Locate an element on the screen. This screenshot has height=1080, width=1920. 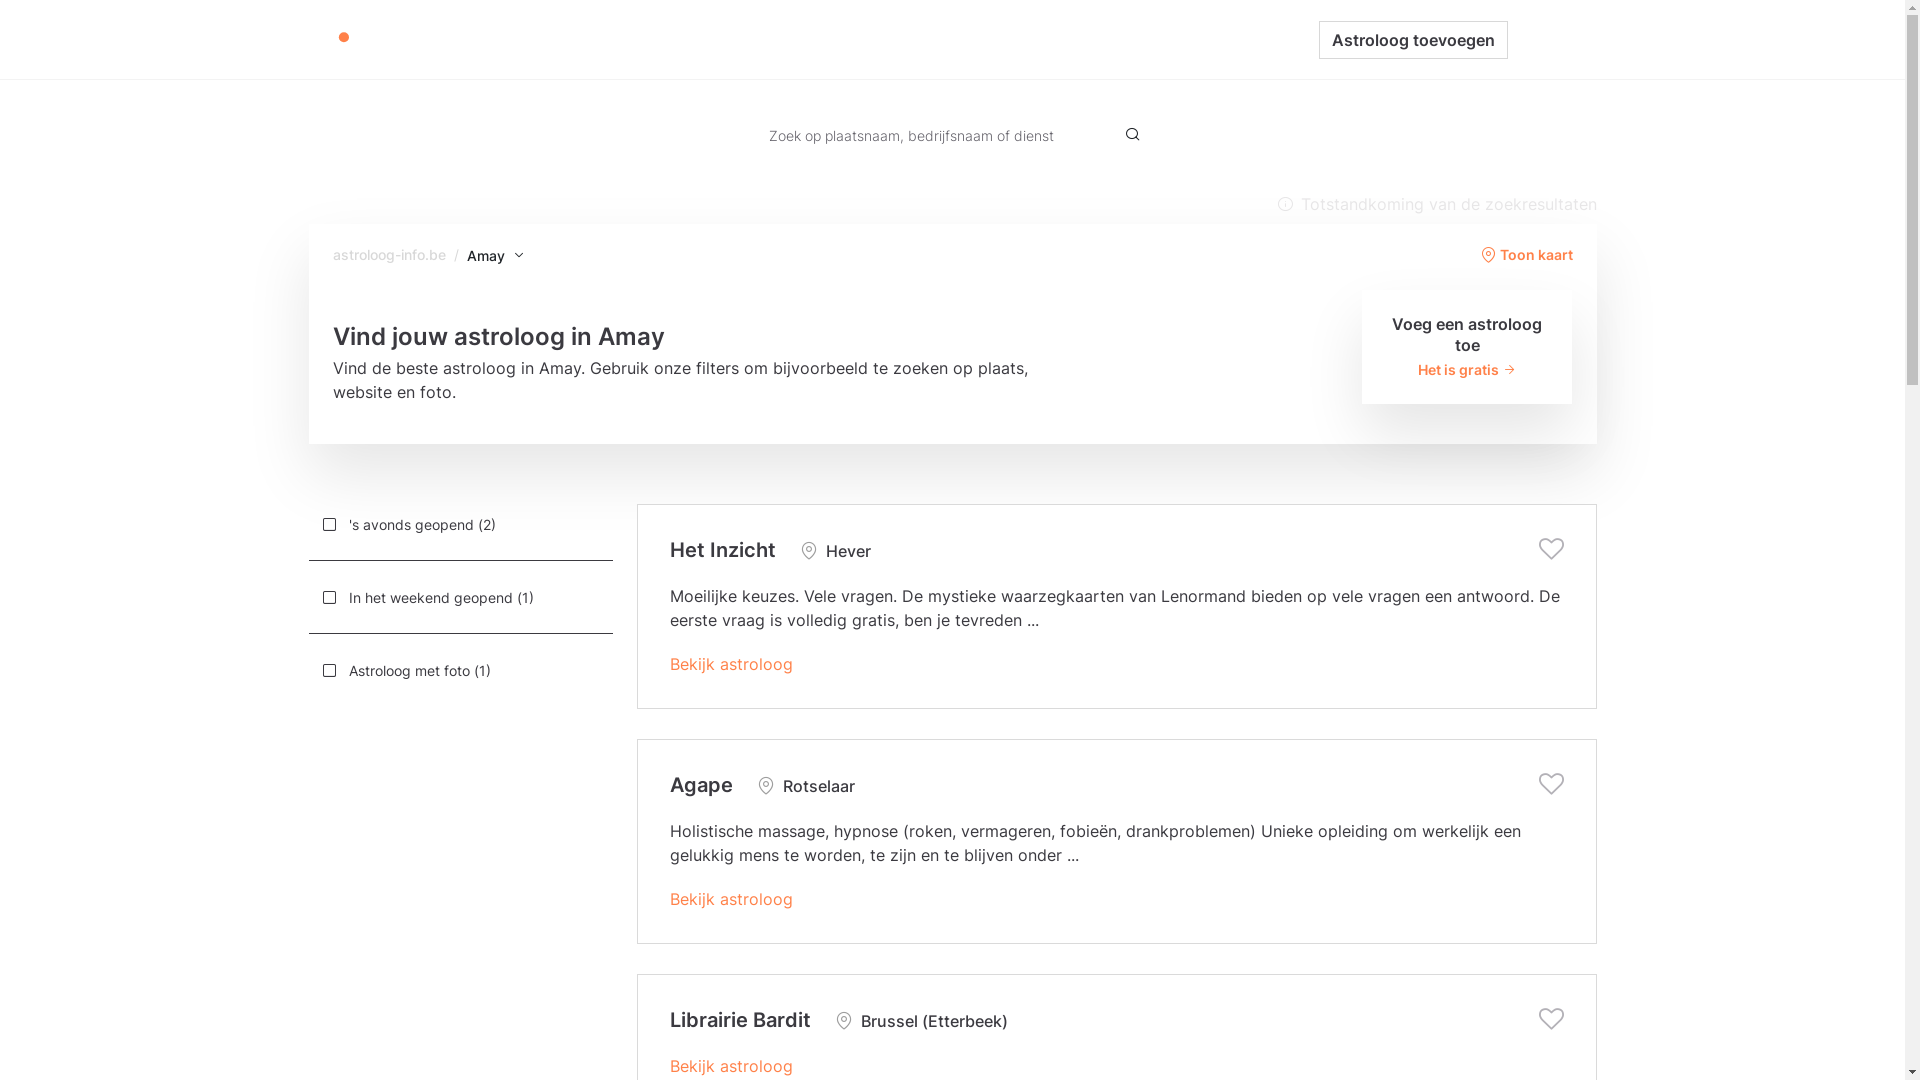
'Inloggen' is located at coordinates (1551, 39).